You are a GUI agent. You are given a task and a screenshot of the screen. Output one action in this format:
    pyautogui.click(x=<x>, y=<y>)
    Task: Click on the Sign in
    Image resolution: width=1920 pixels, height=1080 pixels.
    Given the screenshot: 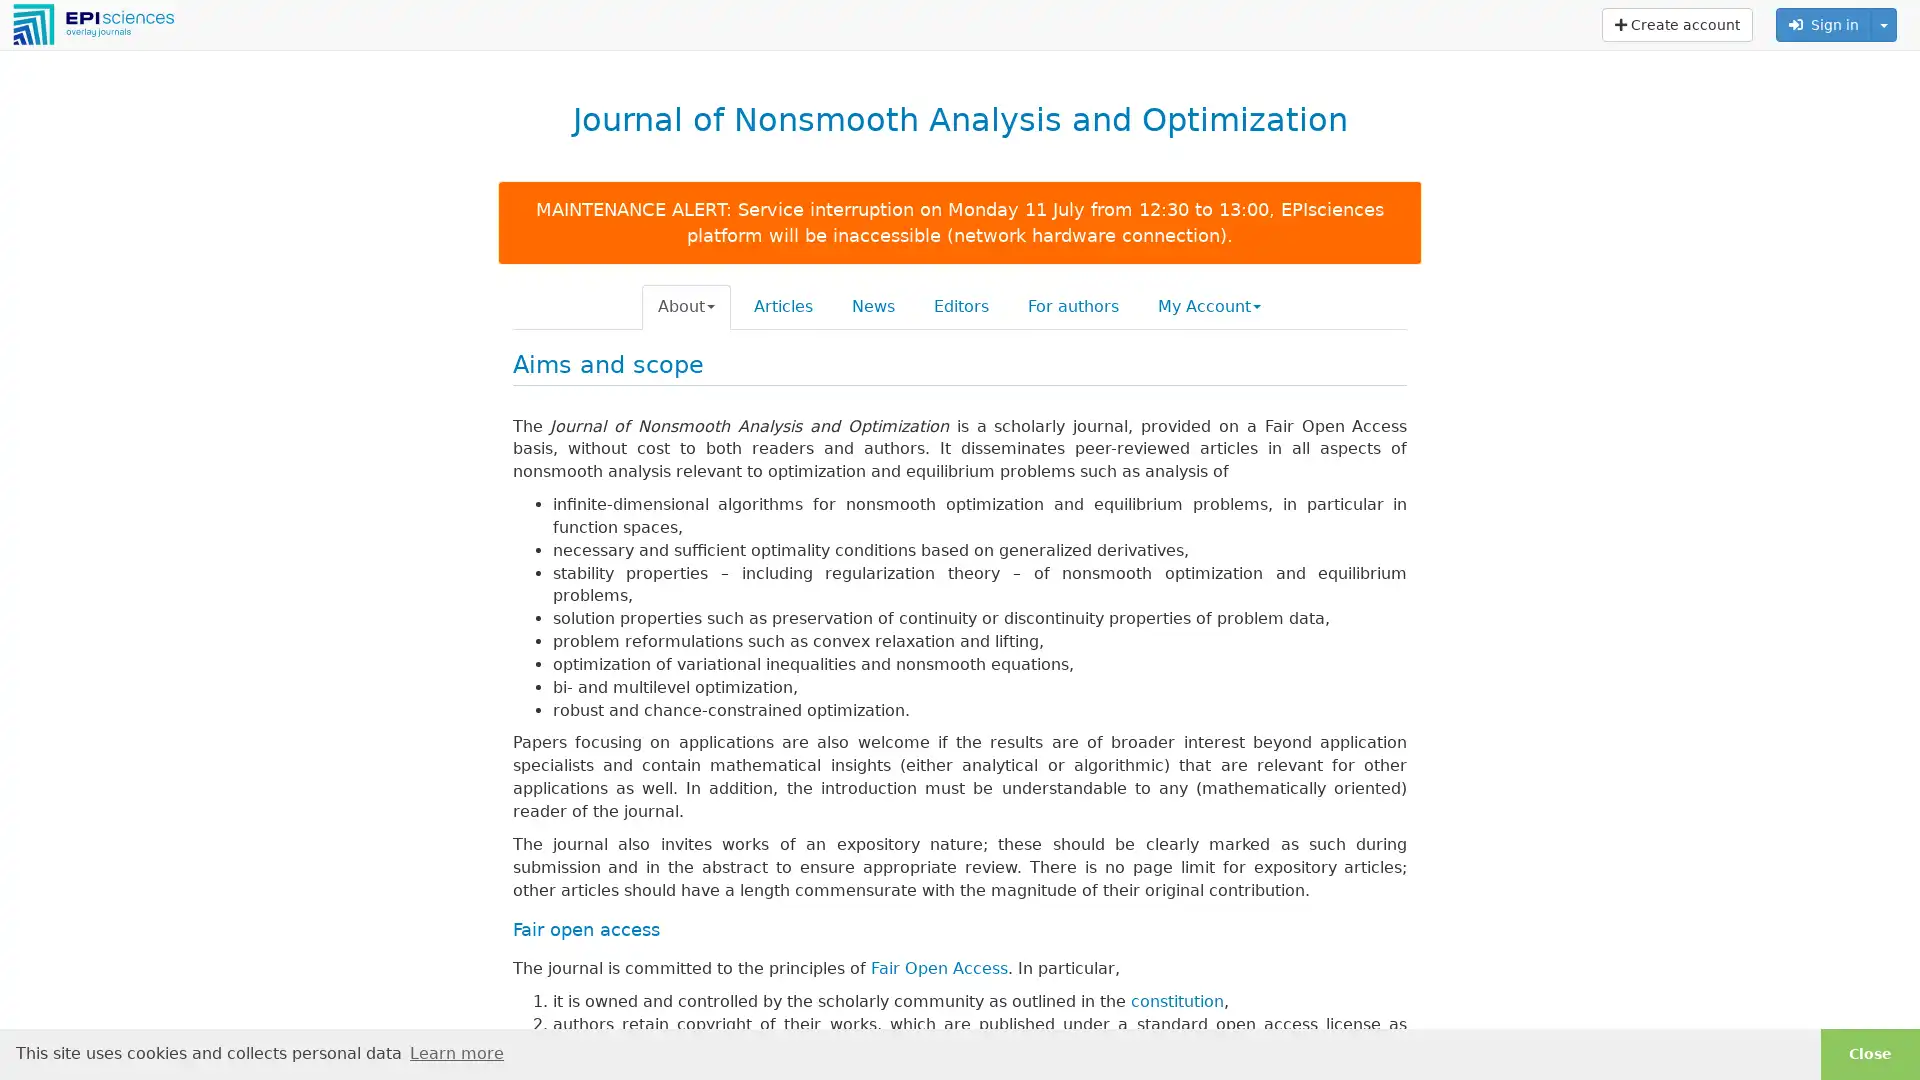 What is the action you would take?
    pyautogui.click(x=1824, y=24)
    